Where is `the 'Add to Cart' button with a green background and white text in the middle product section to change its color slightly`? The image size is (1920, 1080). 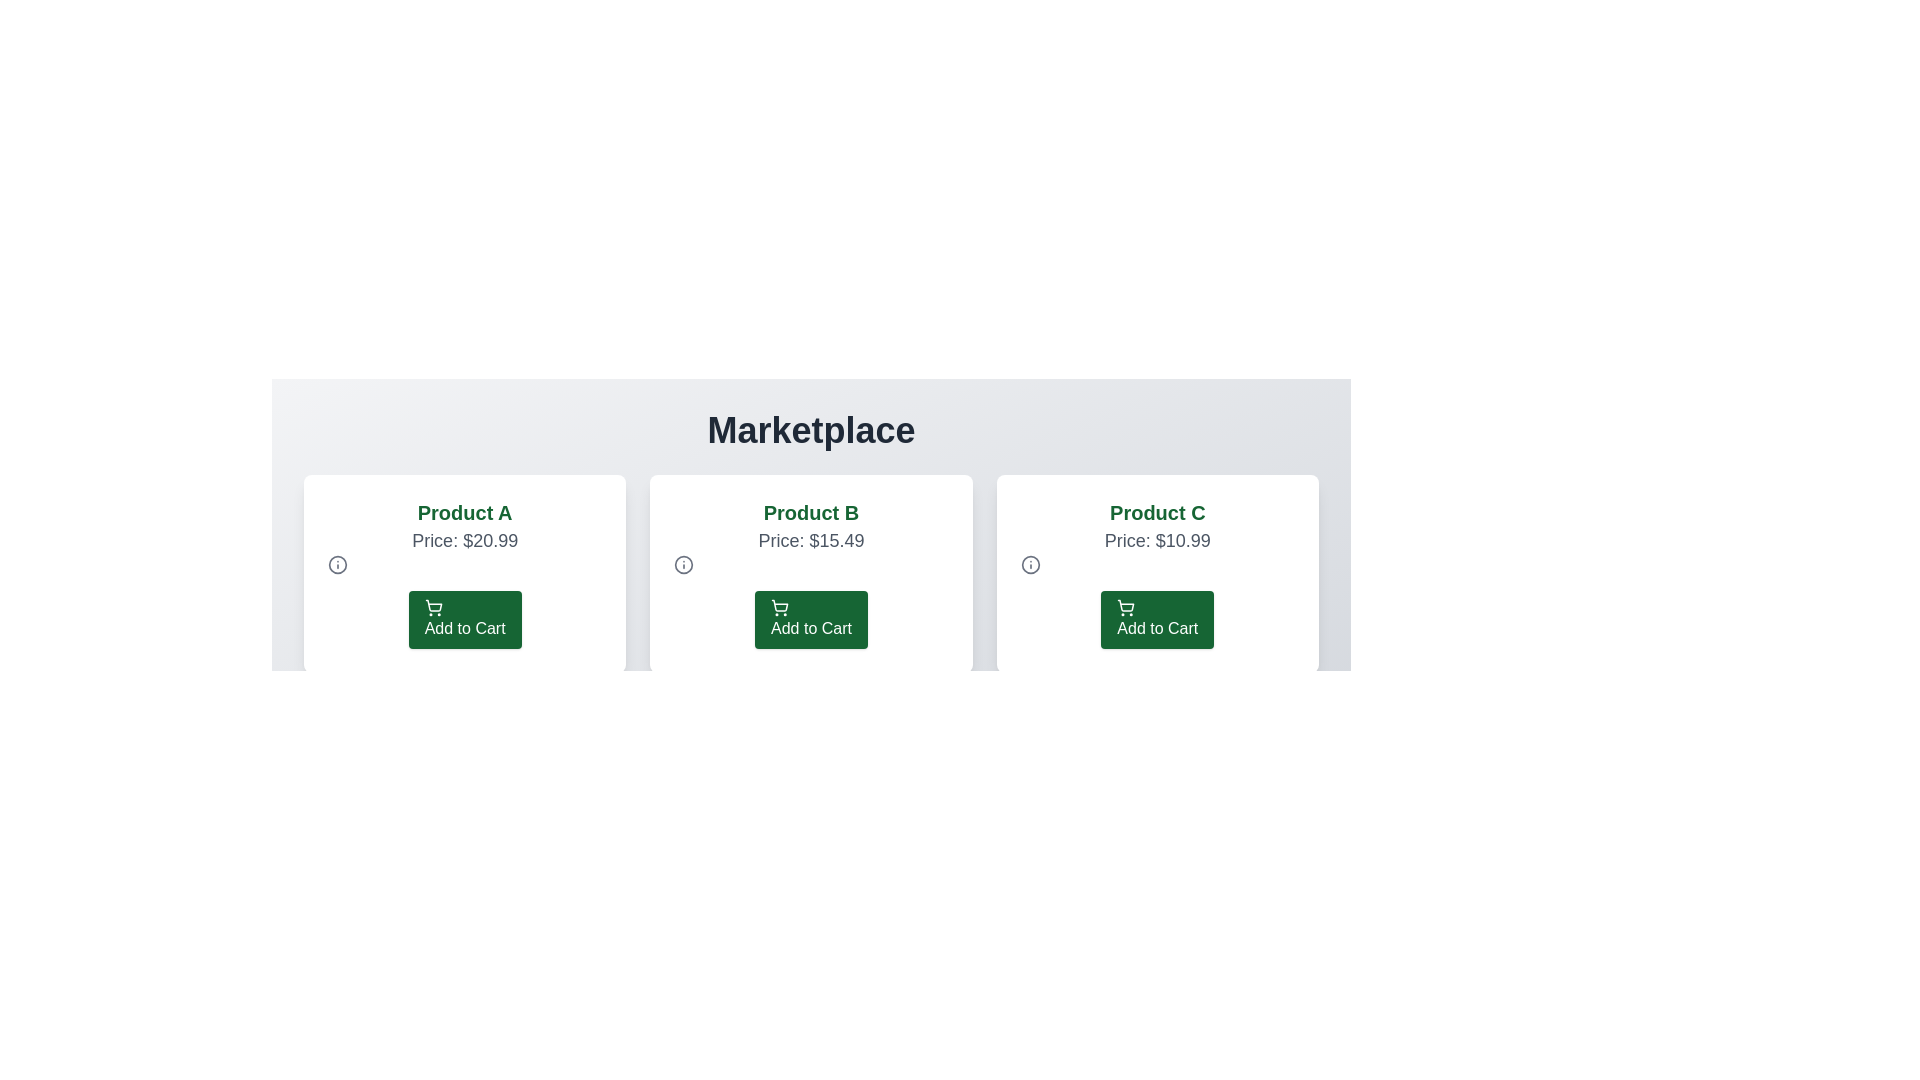
the 'Add to Cart' button with a green background and white text in the middle product section to change its color slightly is located at coordinates (811, 619).